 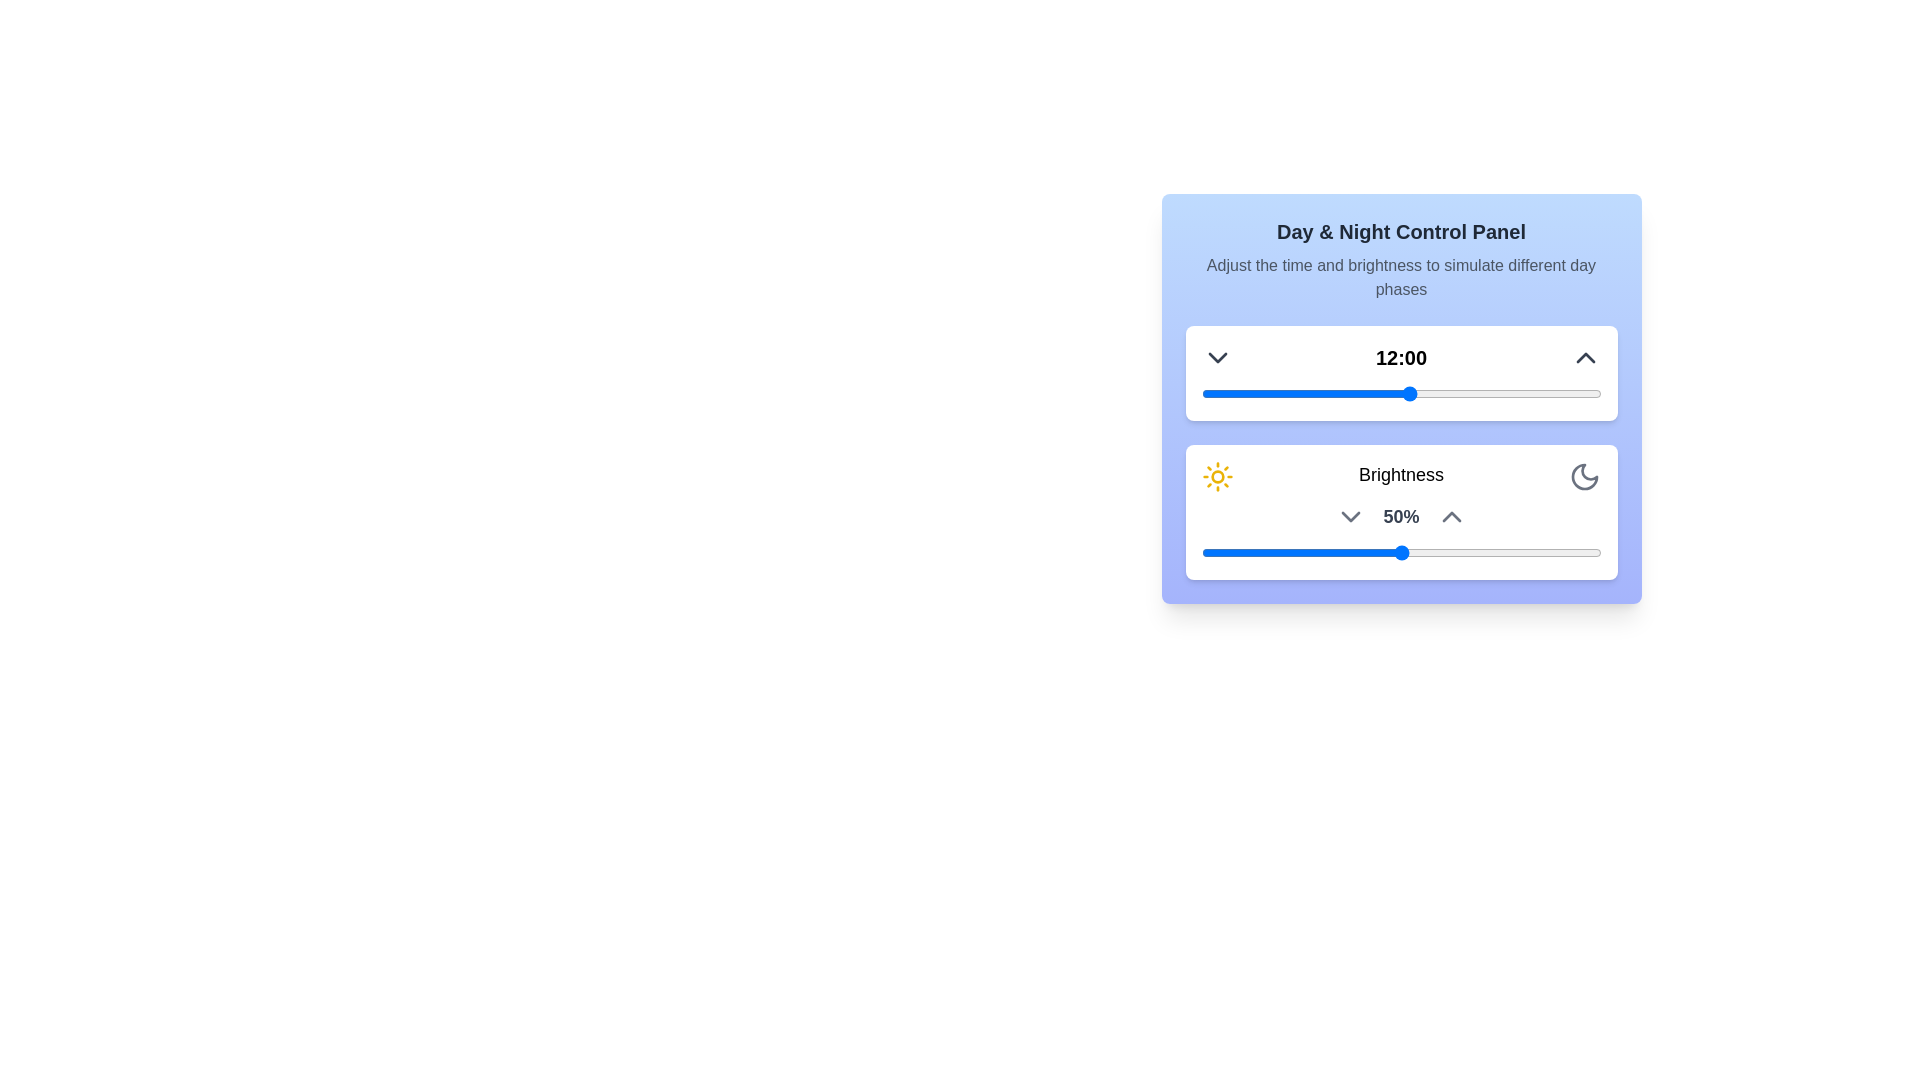 What do you see at coordinates (1400, 357) in the screenshot?
I see `the static text label displaying '12:00' in bold font, located within the 'Day & Night Control Panel' between the upward and downward arrow buttons` at bounding box center [1400, 357].